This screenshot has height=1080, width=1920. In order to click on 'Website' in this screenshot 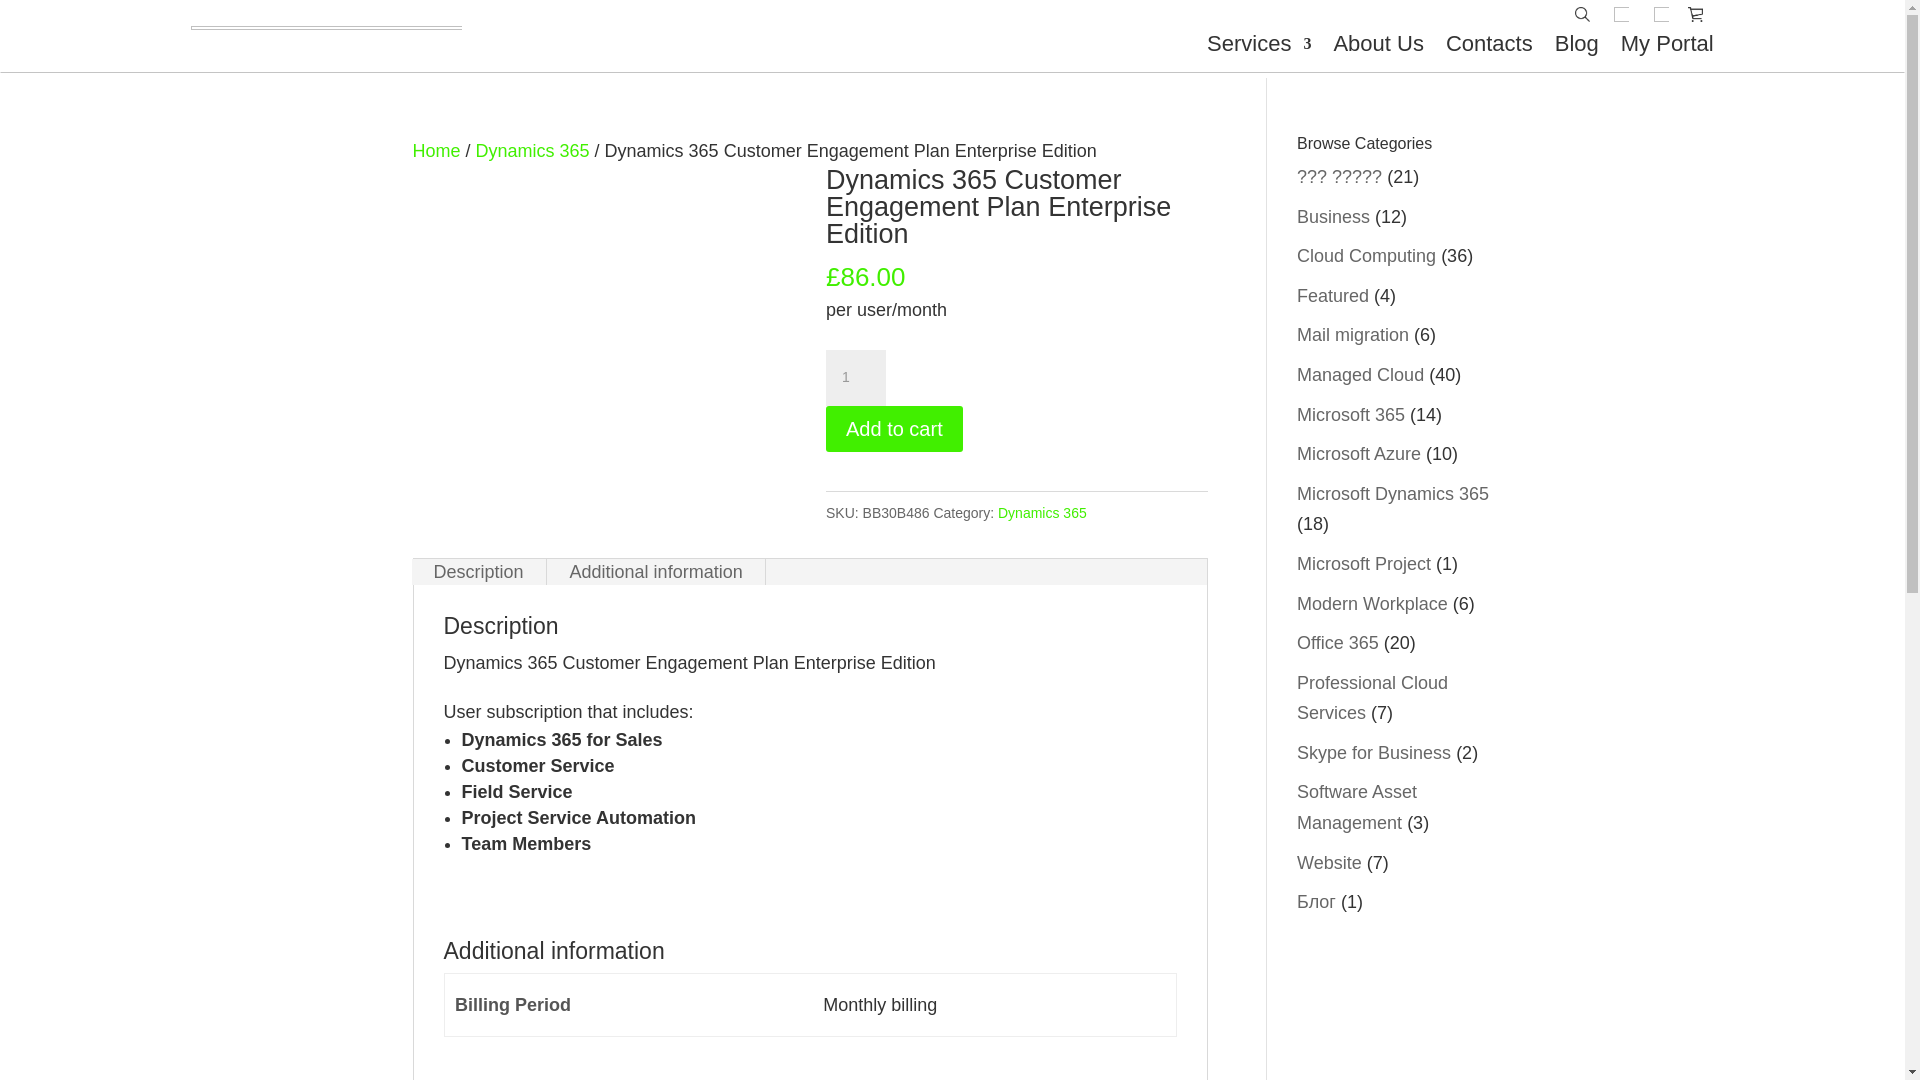, I will do `click(1329, 862)`.